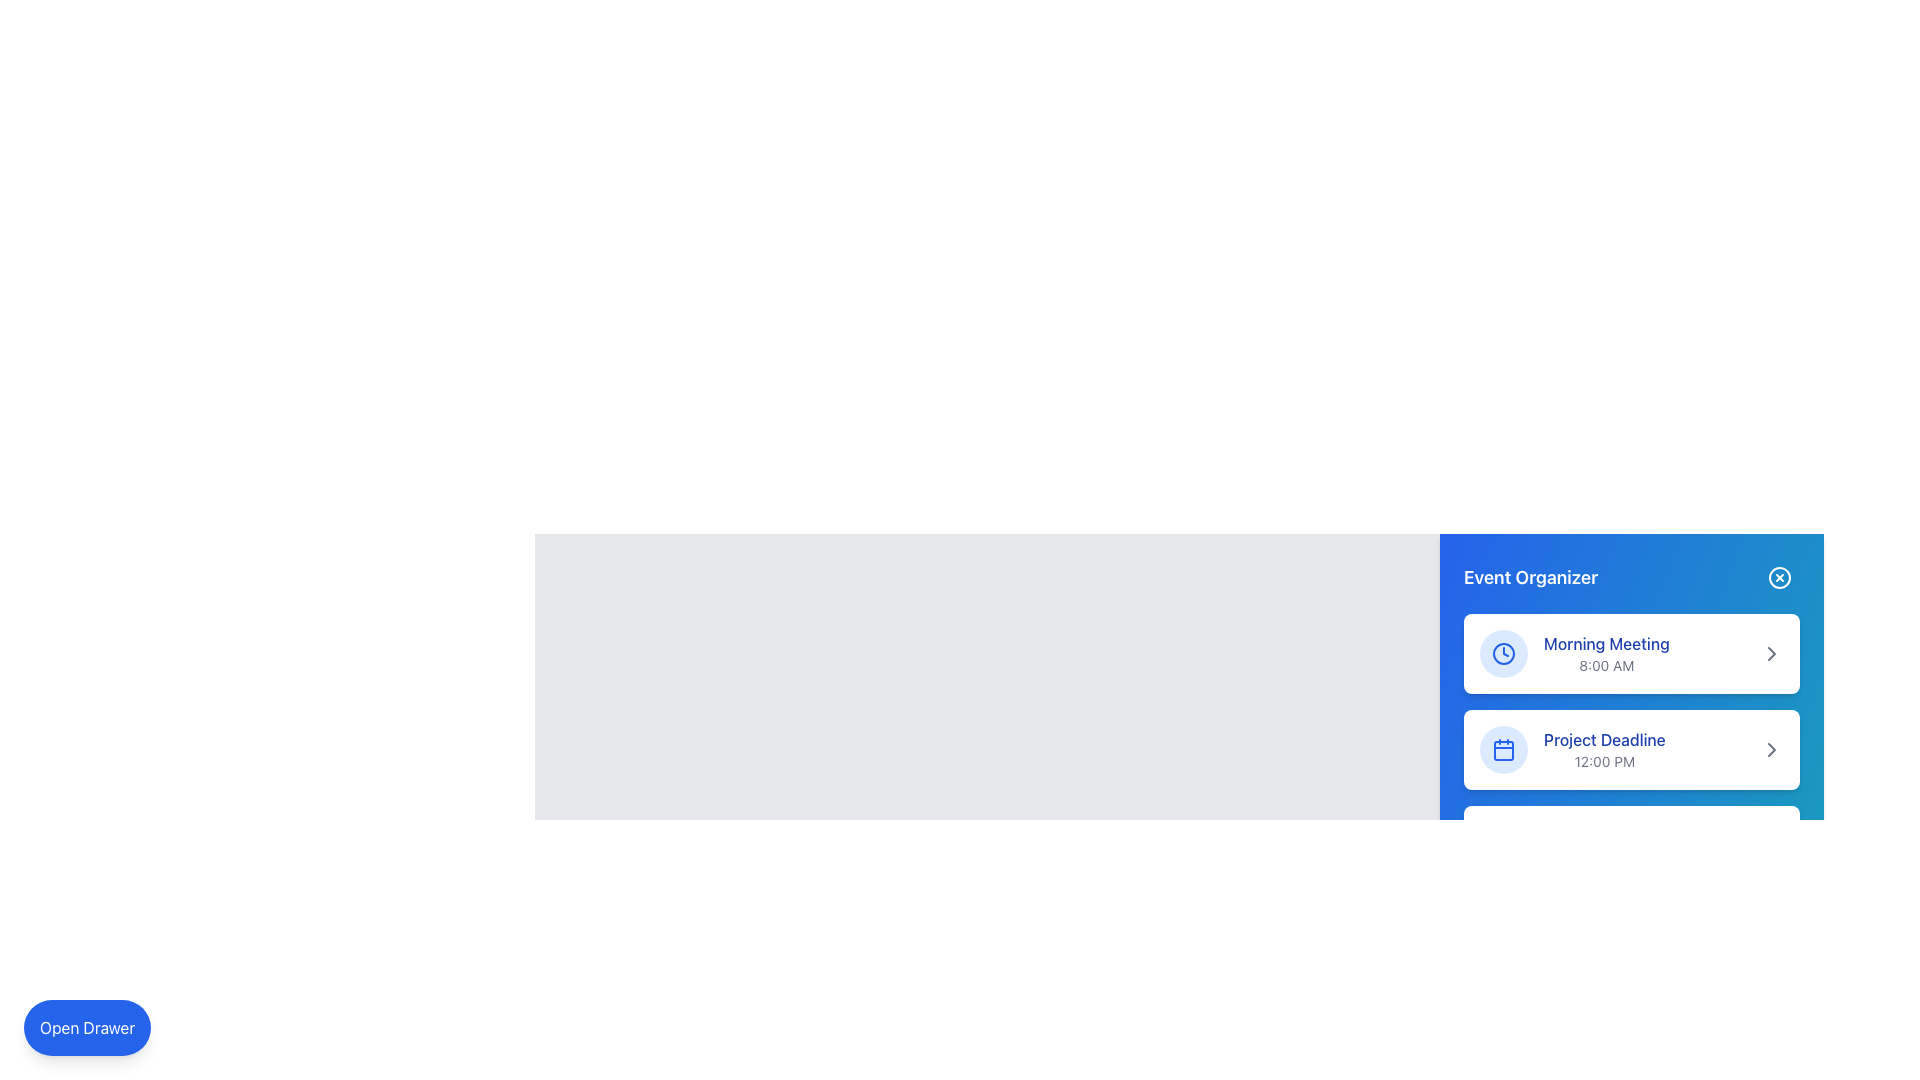 This screenshot has width=1920, height=1080. What do you see at coordinates (1606, 644) in the screenshot?
I see `the title text element that identifies the first event in the schedule, located in the upper-right corner above the time text` at bounding box center [1606, 644].